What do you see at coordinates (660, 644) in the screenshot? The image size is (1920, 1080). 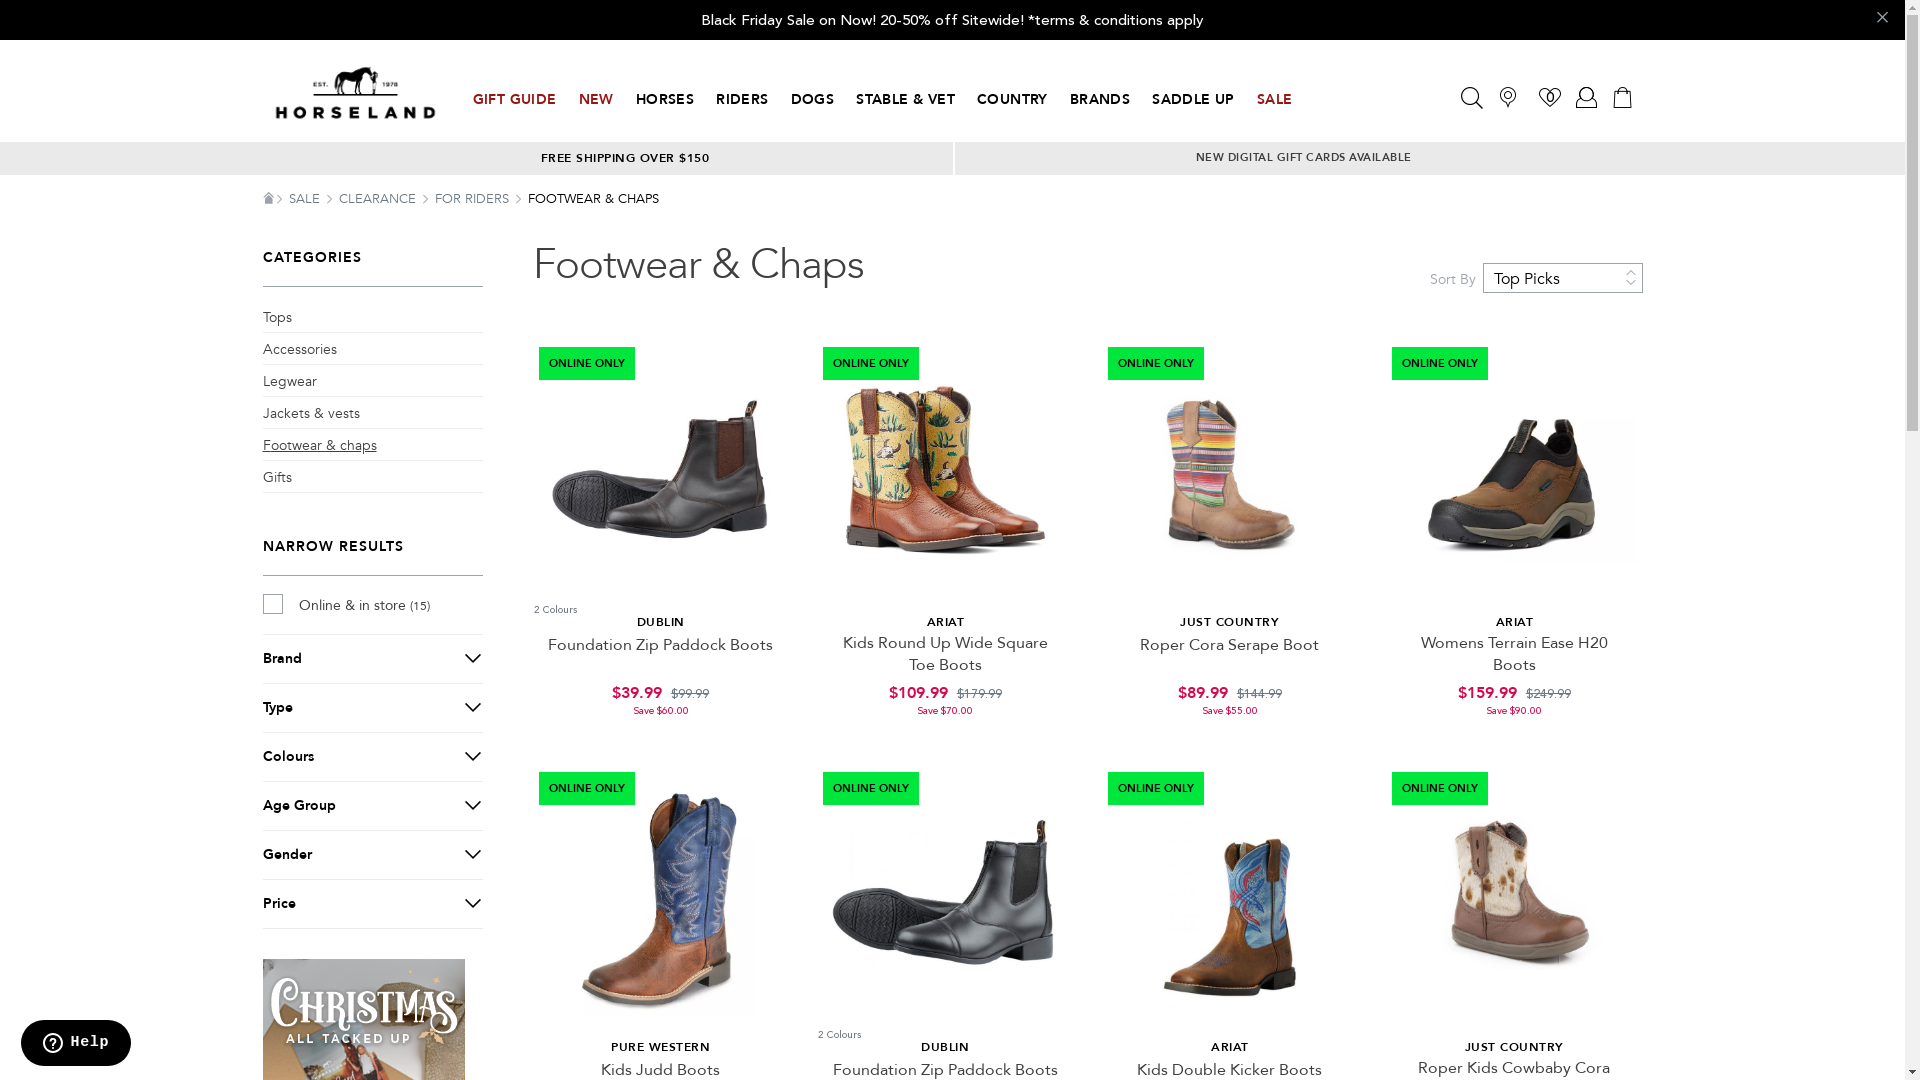 I see `'Foundation Zip Paddock Boots'` at bounding box center [660, 644].